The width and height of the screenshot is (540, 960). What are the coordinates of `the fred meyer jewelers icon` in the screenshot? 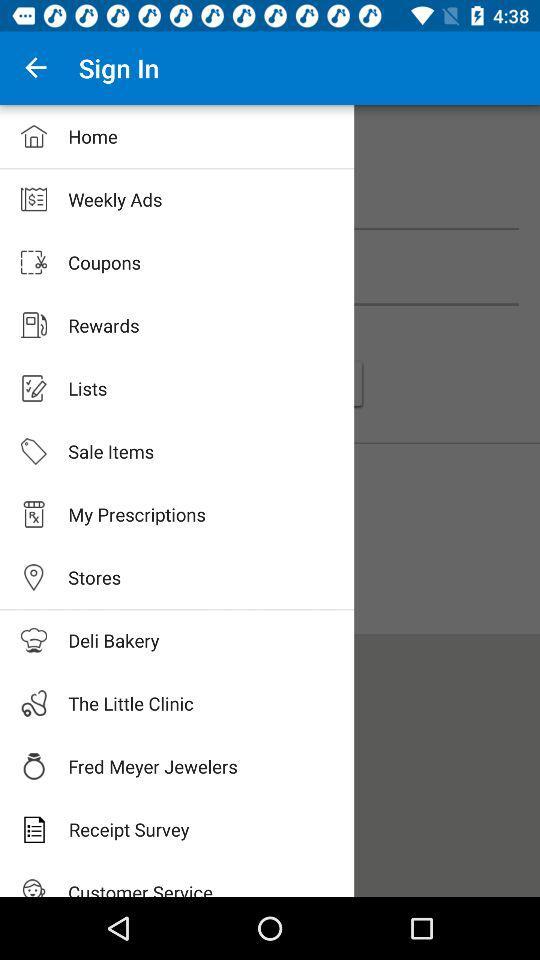 It's located at (33, 765).